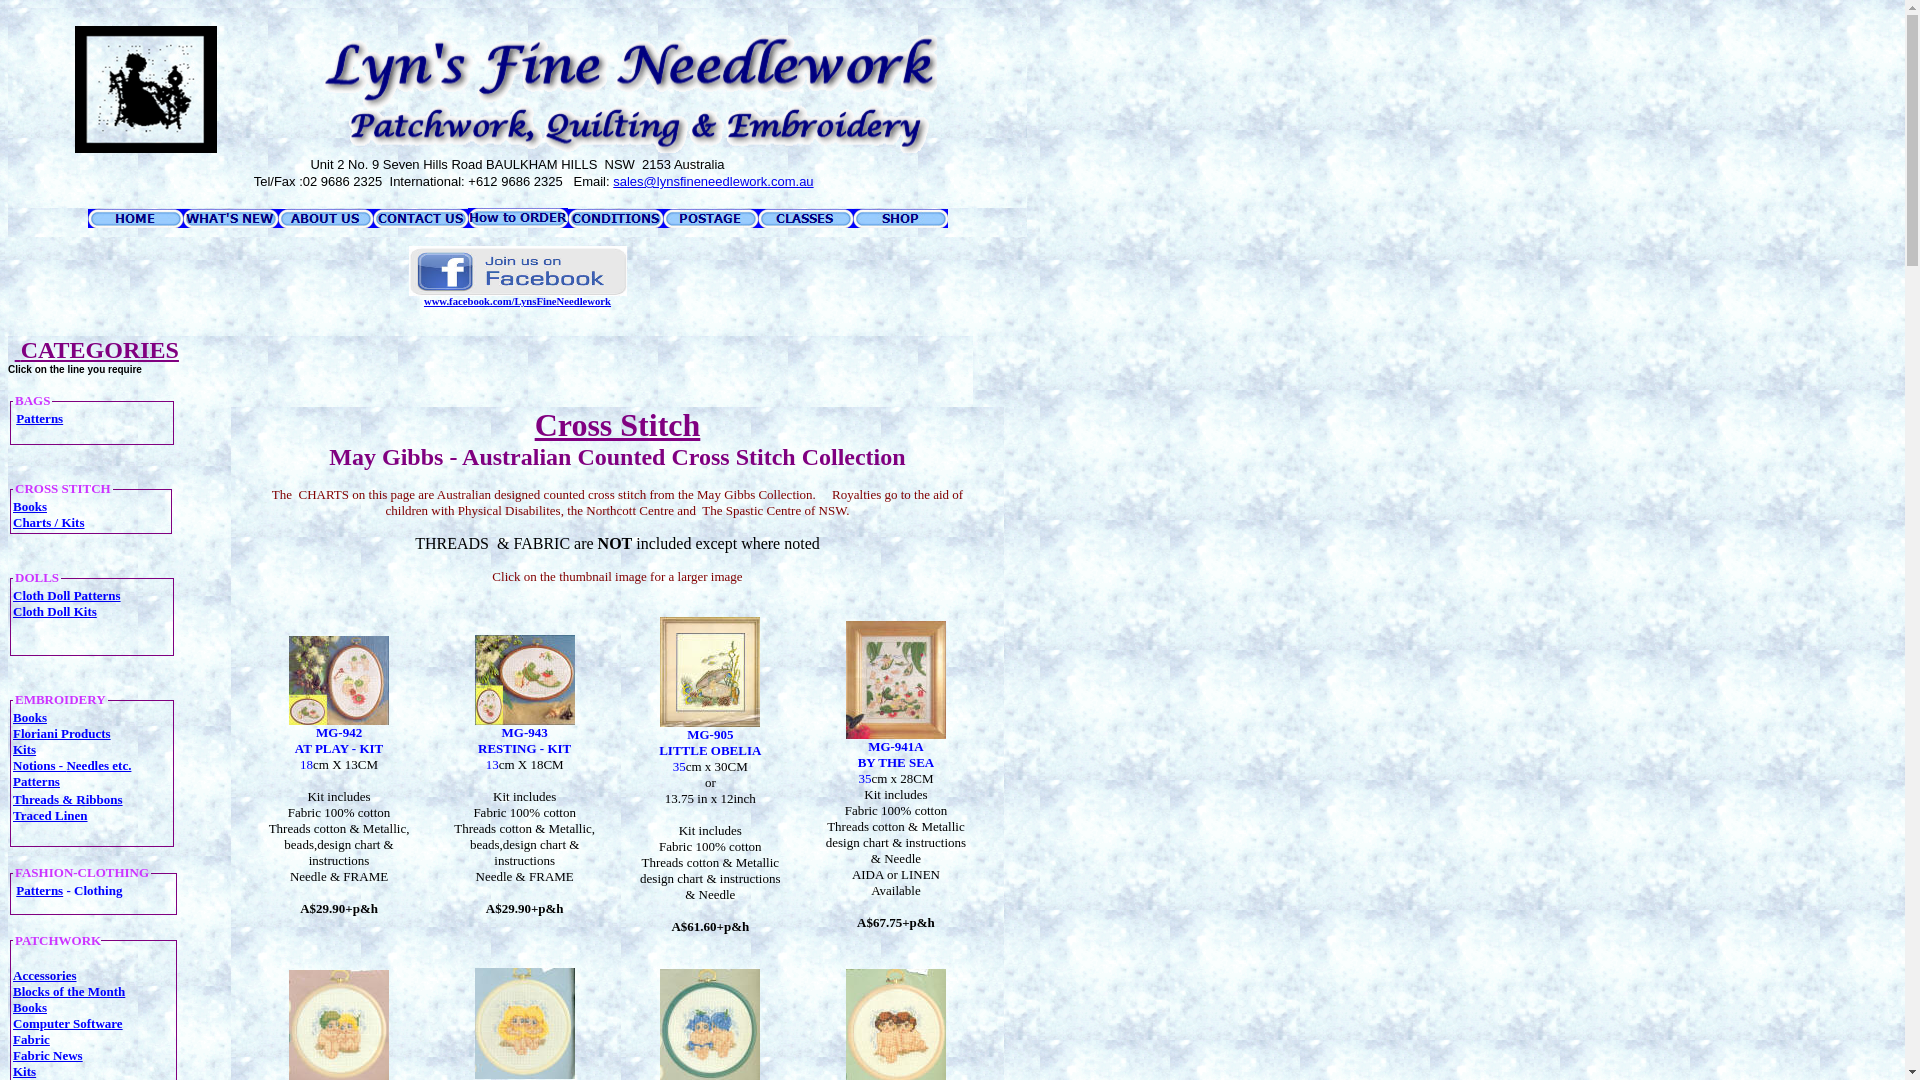 The height and width of the screenshot is (1080, 1920). I want to click on 'Accessories', so click(13, 974).